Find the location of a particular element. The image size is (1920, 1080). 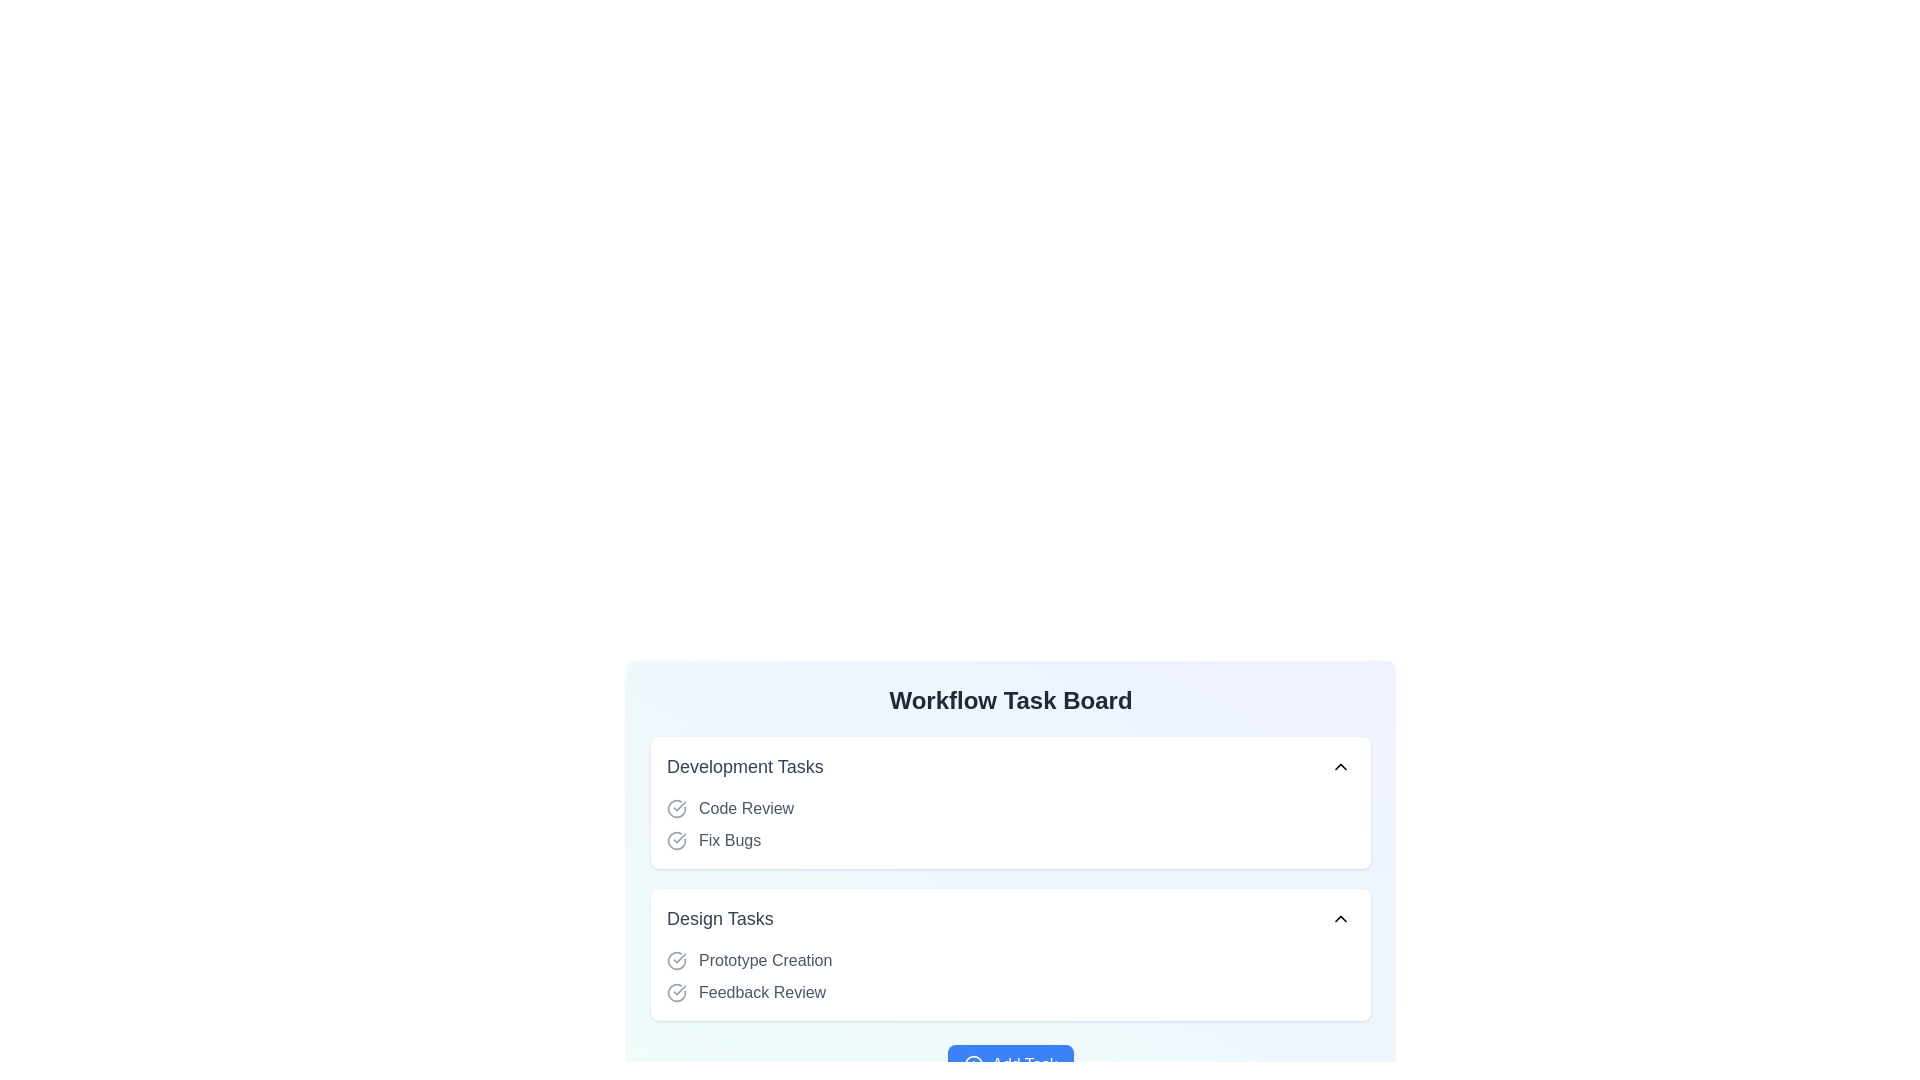

the task item titled 'Code Review' in the 'Development Tasks' section is located at coordinates (1011, 808).